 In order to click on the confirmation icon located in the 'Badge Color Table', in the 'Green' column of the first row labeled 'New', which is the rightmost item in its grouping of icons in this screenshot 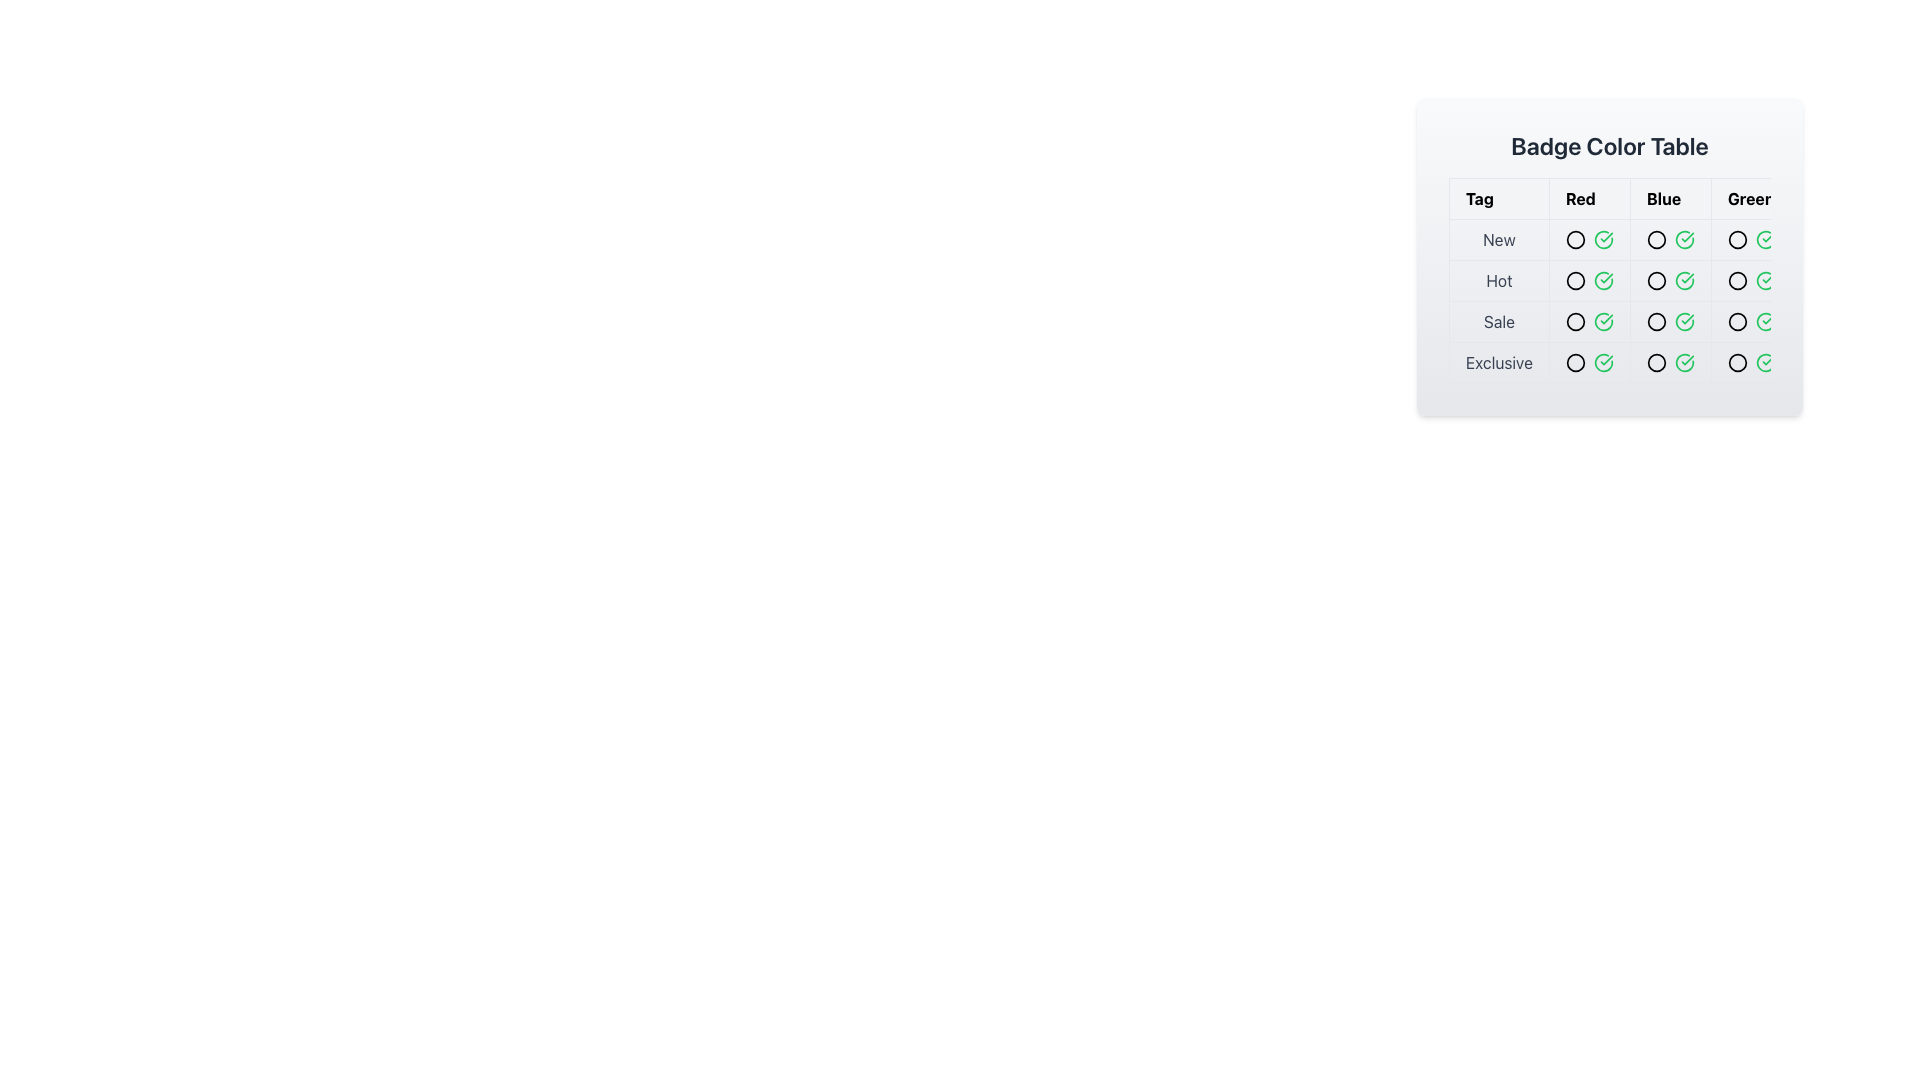, I will do `click(1765, 238)`.